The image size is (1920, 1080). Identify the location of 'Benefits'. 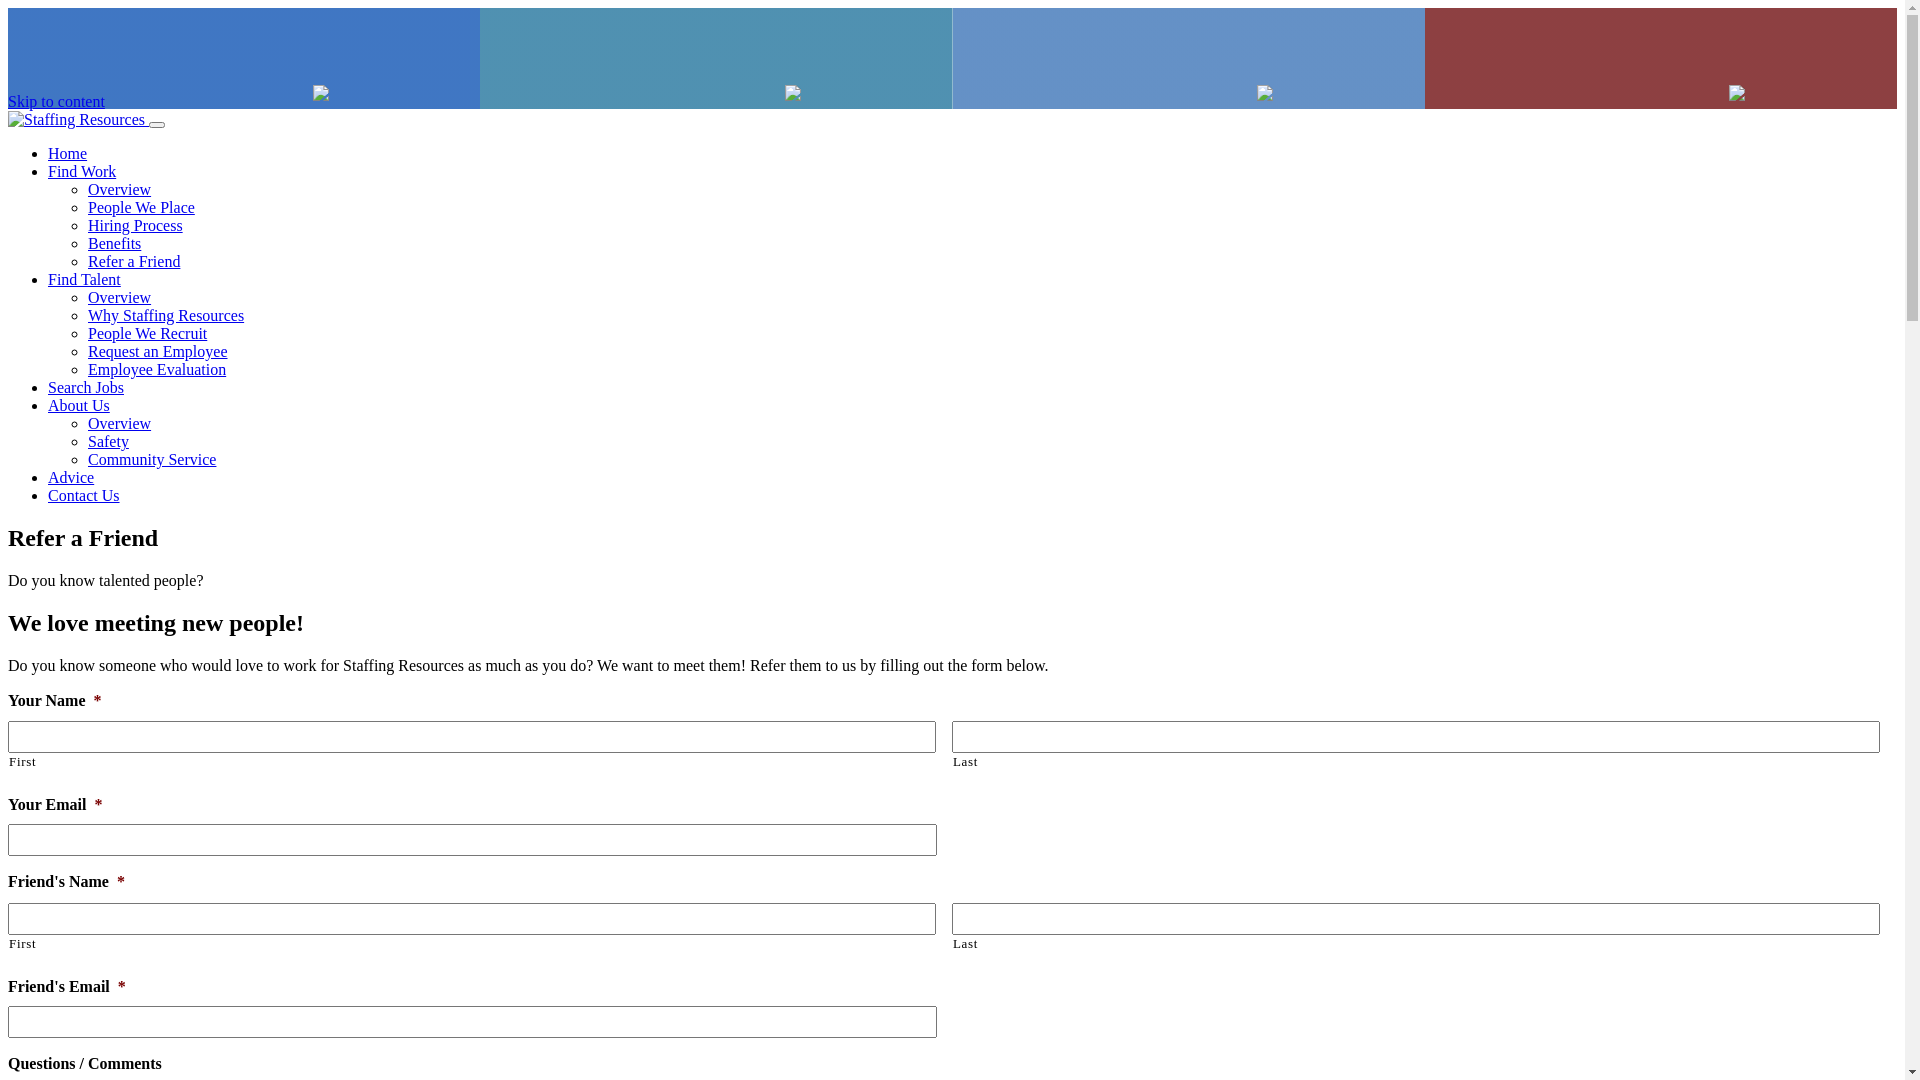
(113, 242).